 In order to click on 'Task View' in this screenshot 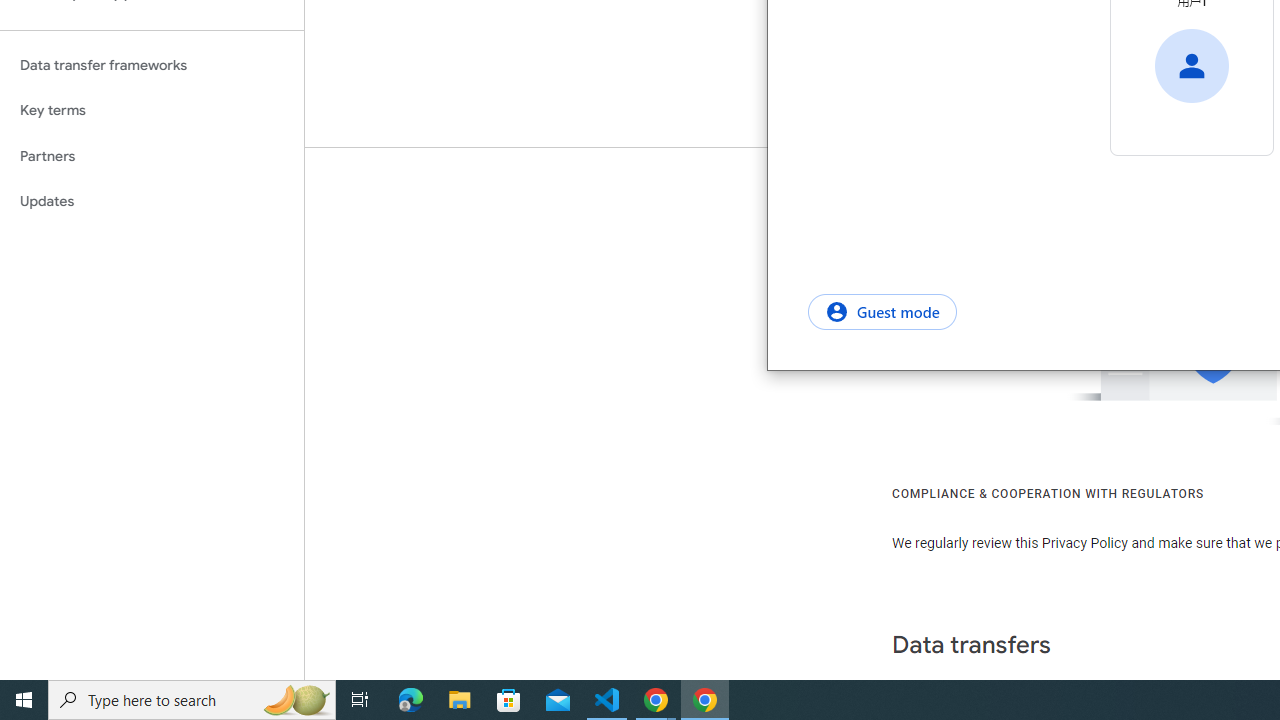, I will do `click(359, 698)`.